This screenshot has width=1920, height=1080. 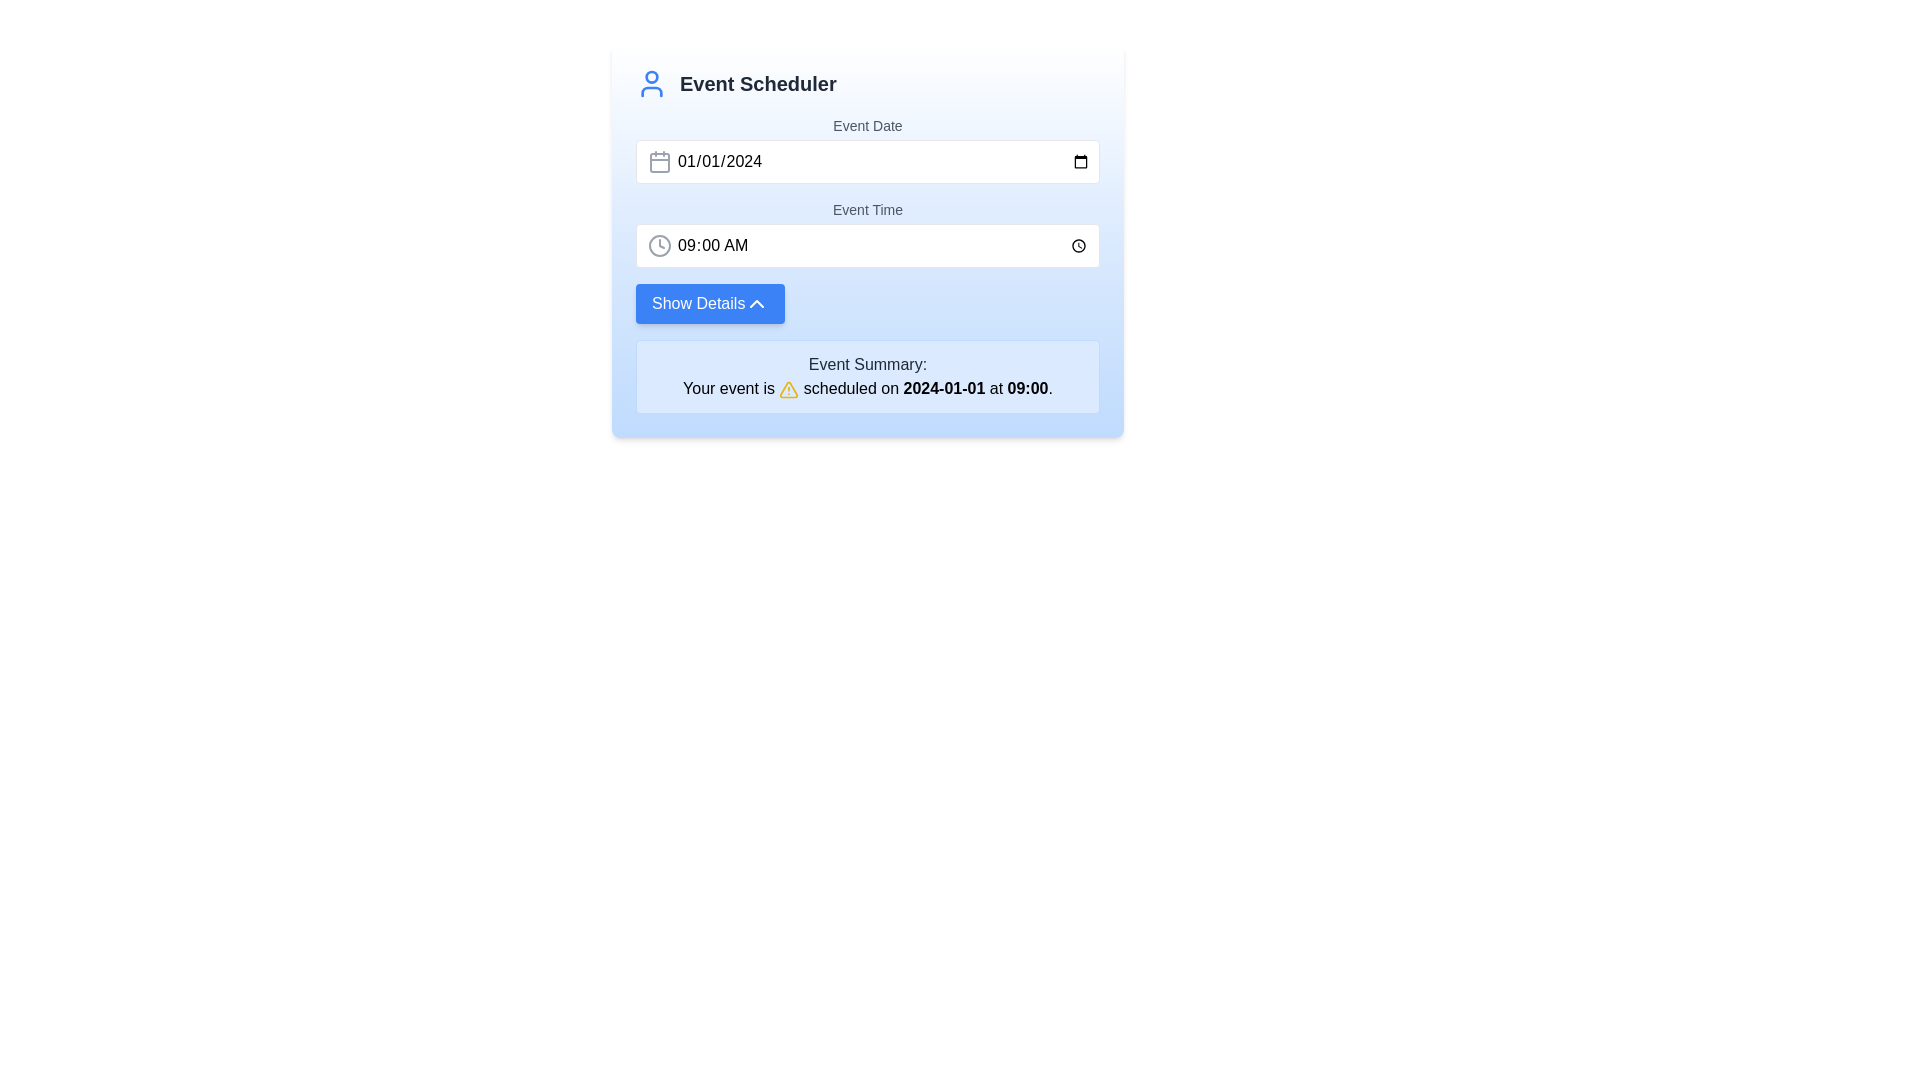 What do you see at coordinates (757, 83) in the screenshot?
I see `the header text label displaying 'Event Scheduler', which is bold and prominently styled in dark gray, positioned at the top-right of the interface` at bounding box center [757, 83].